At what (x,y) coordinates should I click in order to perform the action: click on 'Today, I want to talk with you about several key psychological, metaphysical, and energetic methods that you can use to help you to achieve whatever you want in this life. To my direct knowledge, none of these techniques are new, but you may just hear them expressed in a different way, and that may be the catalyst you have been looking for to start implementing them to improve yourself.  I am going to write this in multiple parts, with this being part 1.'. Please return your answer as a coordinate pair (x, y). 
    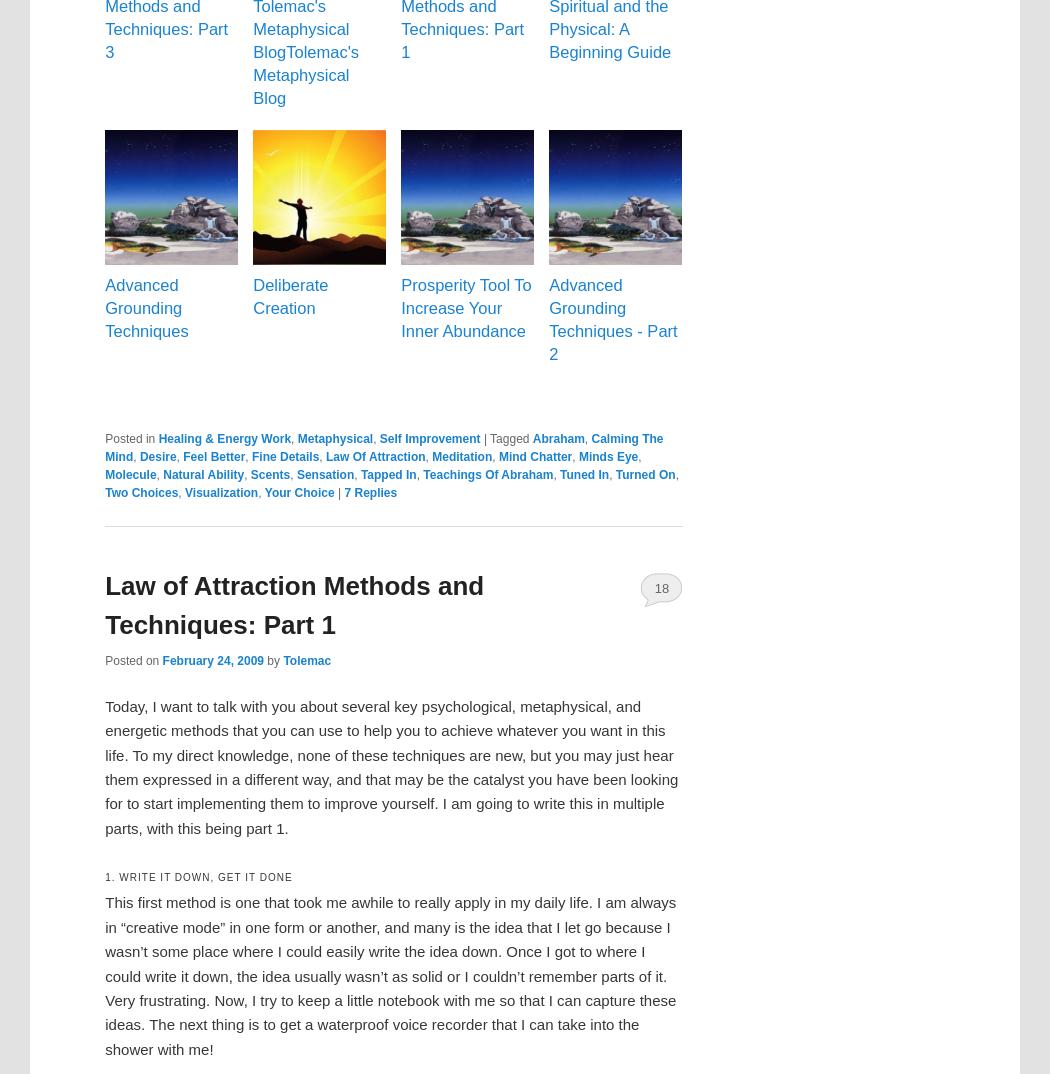
    Looking at the image, I should click on (391, 765).